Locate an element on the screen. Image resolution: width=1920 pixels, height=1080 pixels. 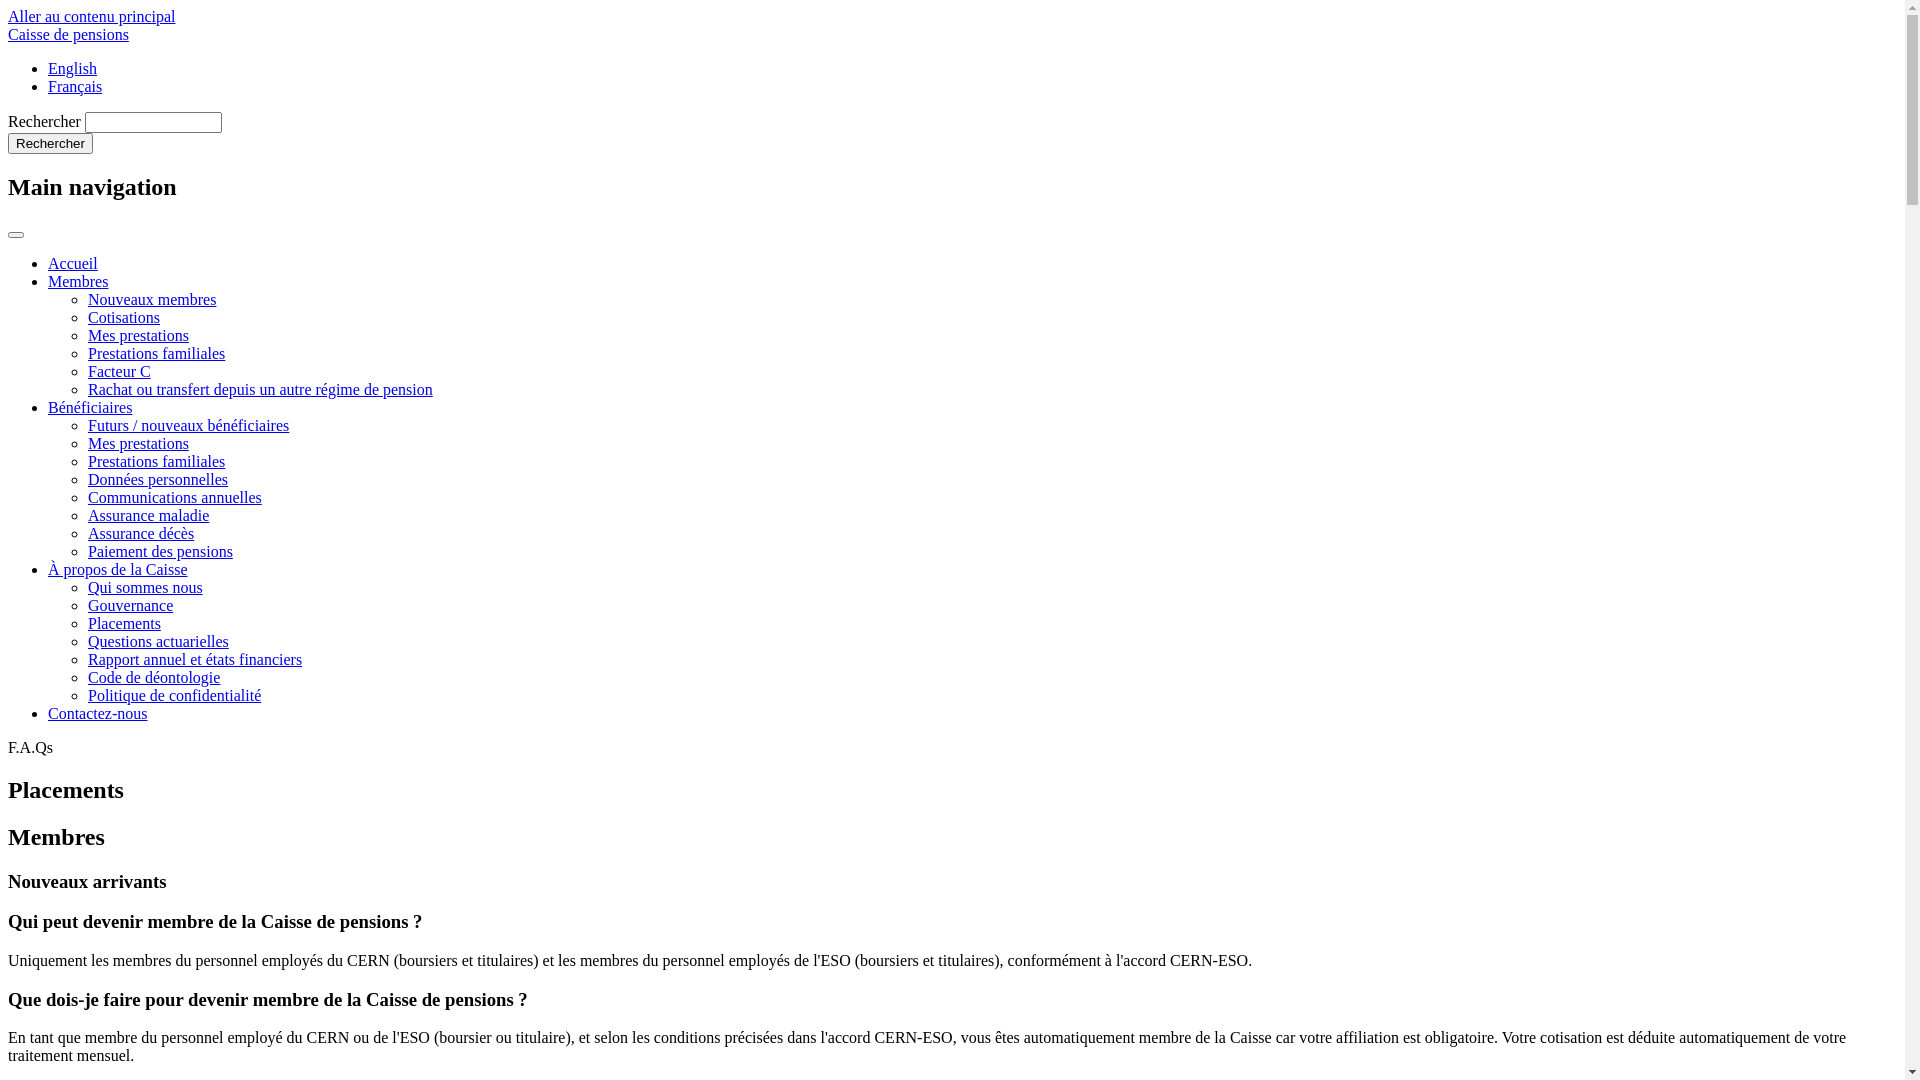
'Assurance maladie' is located at coordinates (86, 514).